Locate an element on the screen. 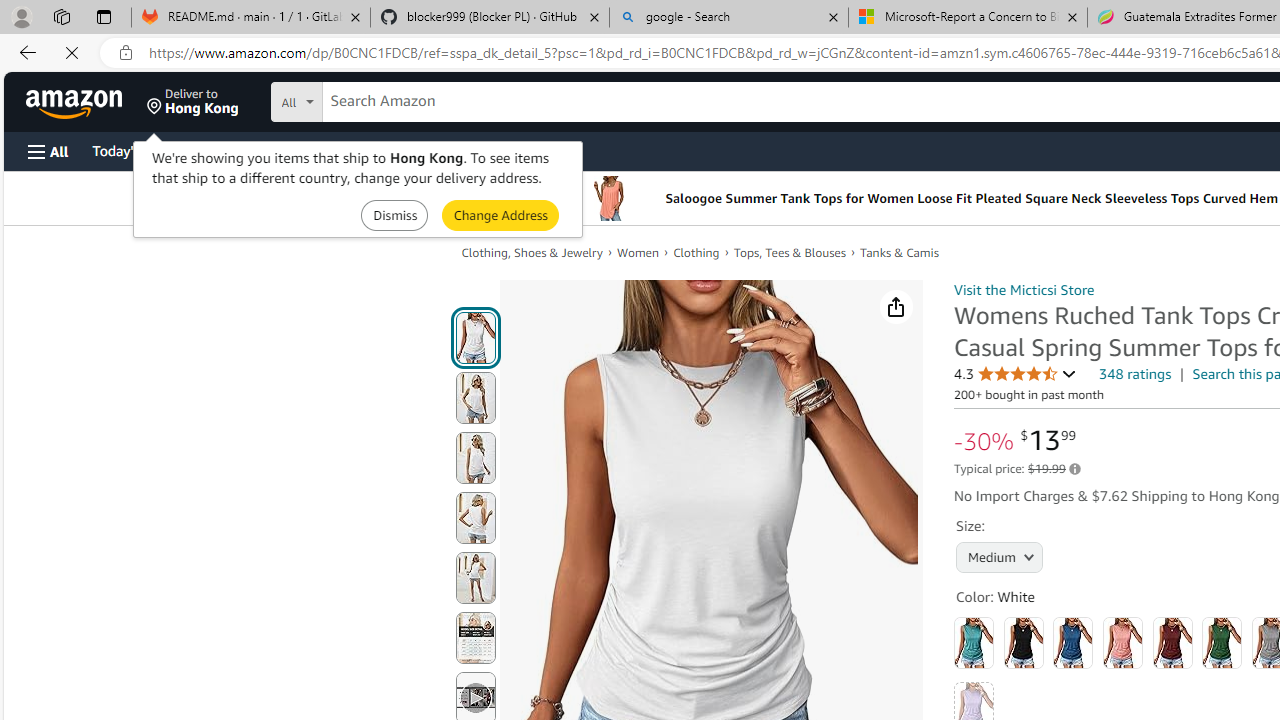  'Black' is located at coordinates (1023, 642).